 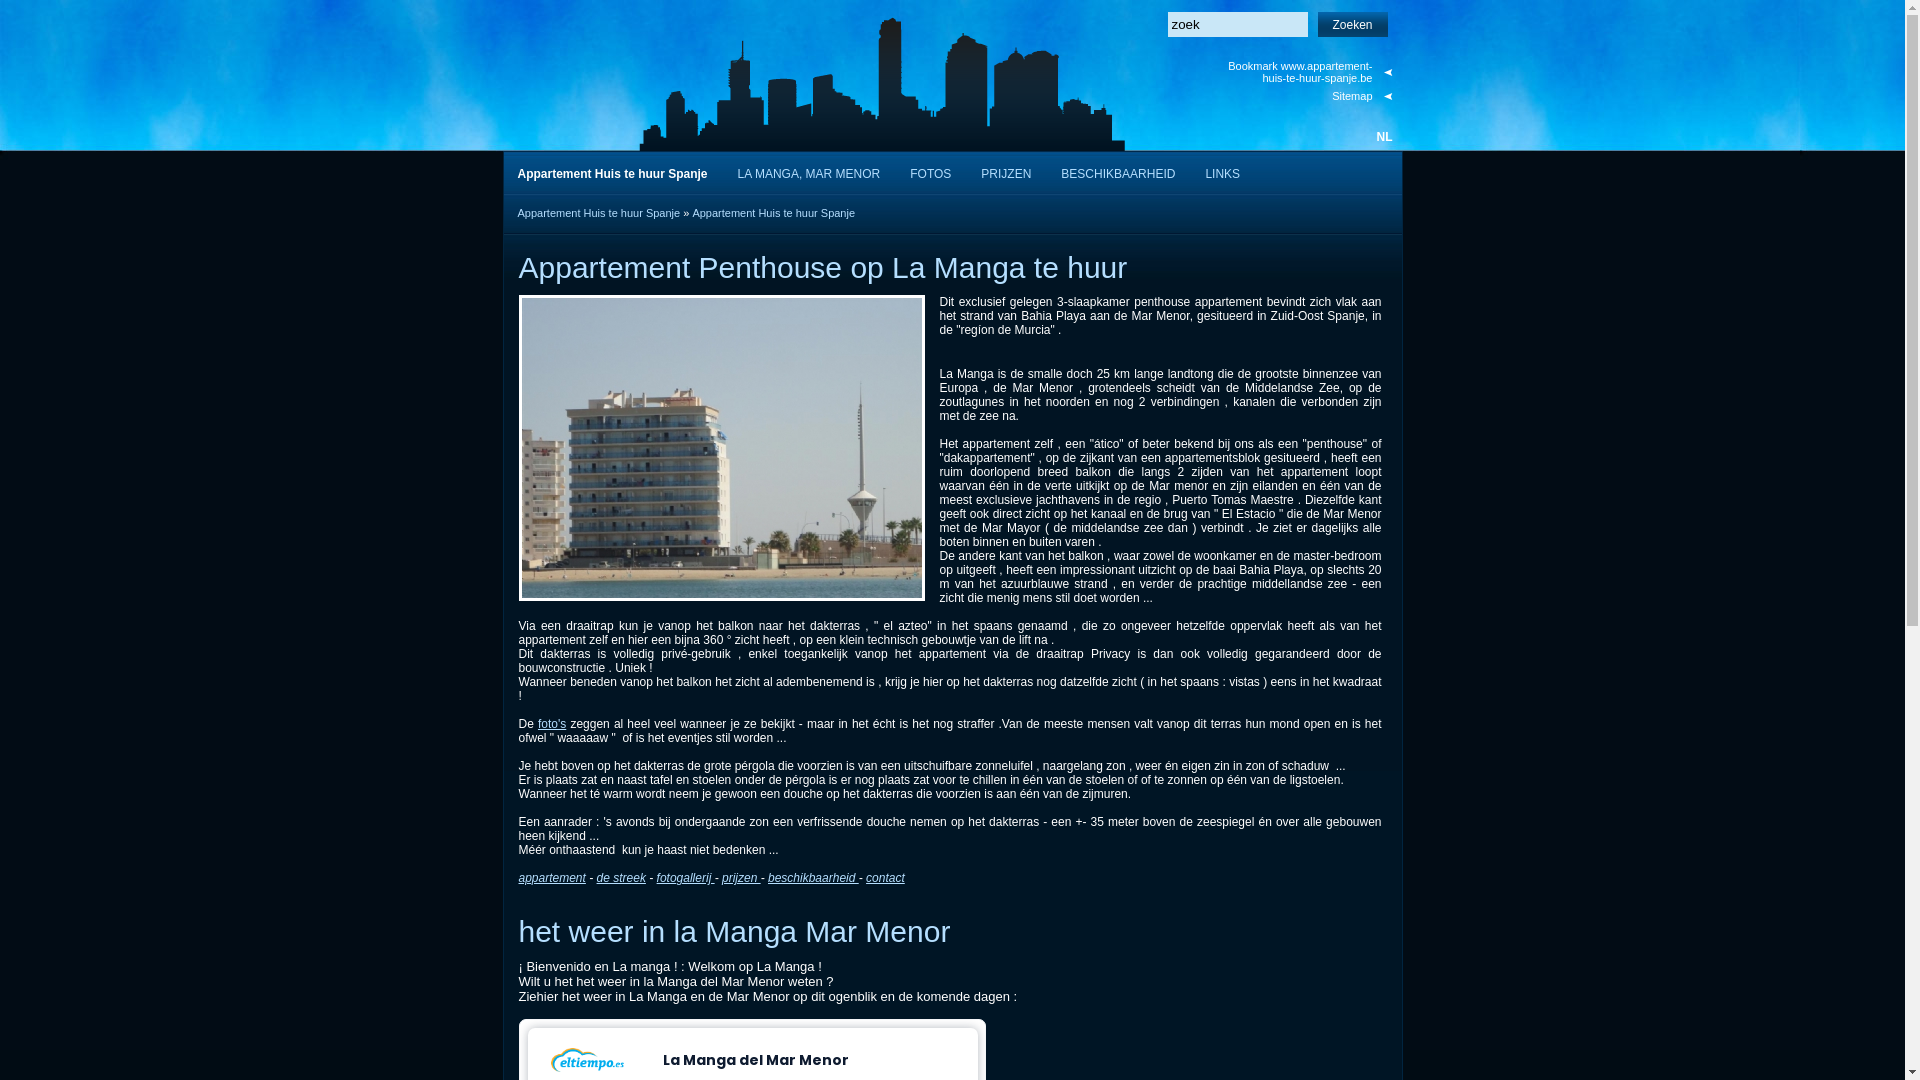 What do you see at coordinates (929, 171) in the screenshot?
I see `'FOTOS'` at bounding box center [929, 171].